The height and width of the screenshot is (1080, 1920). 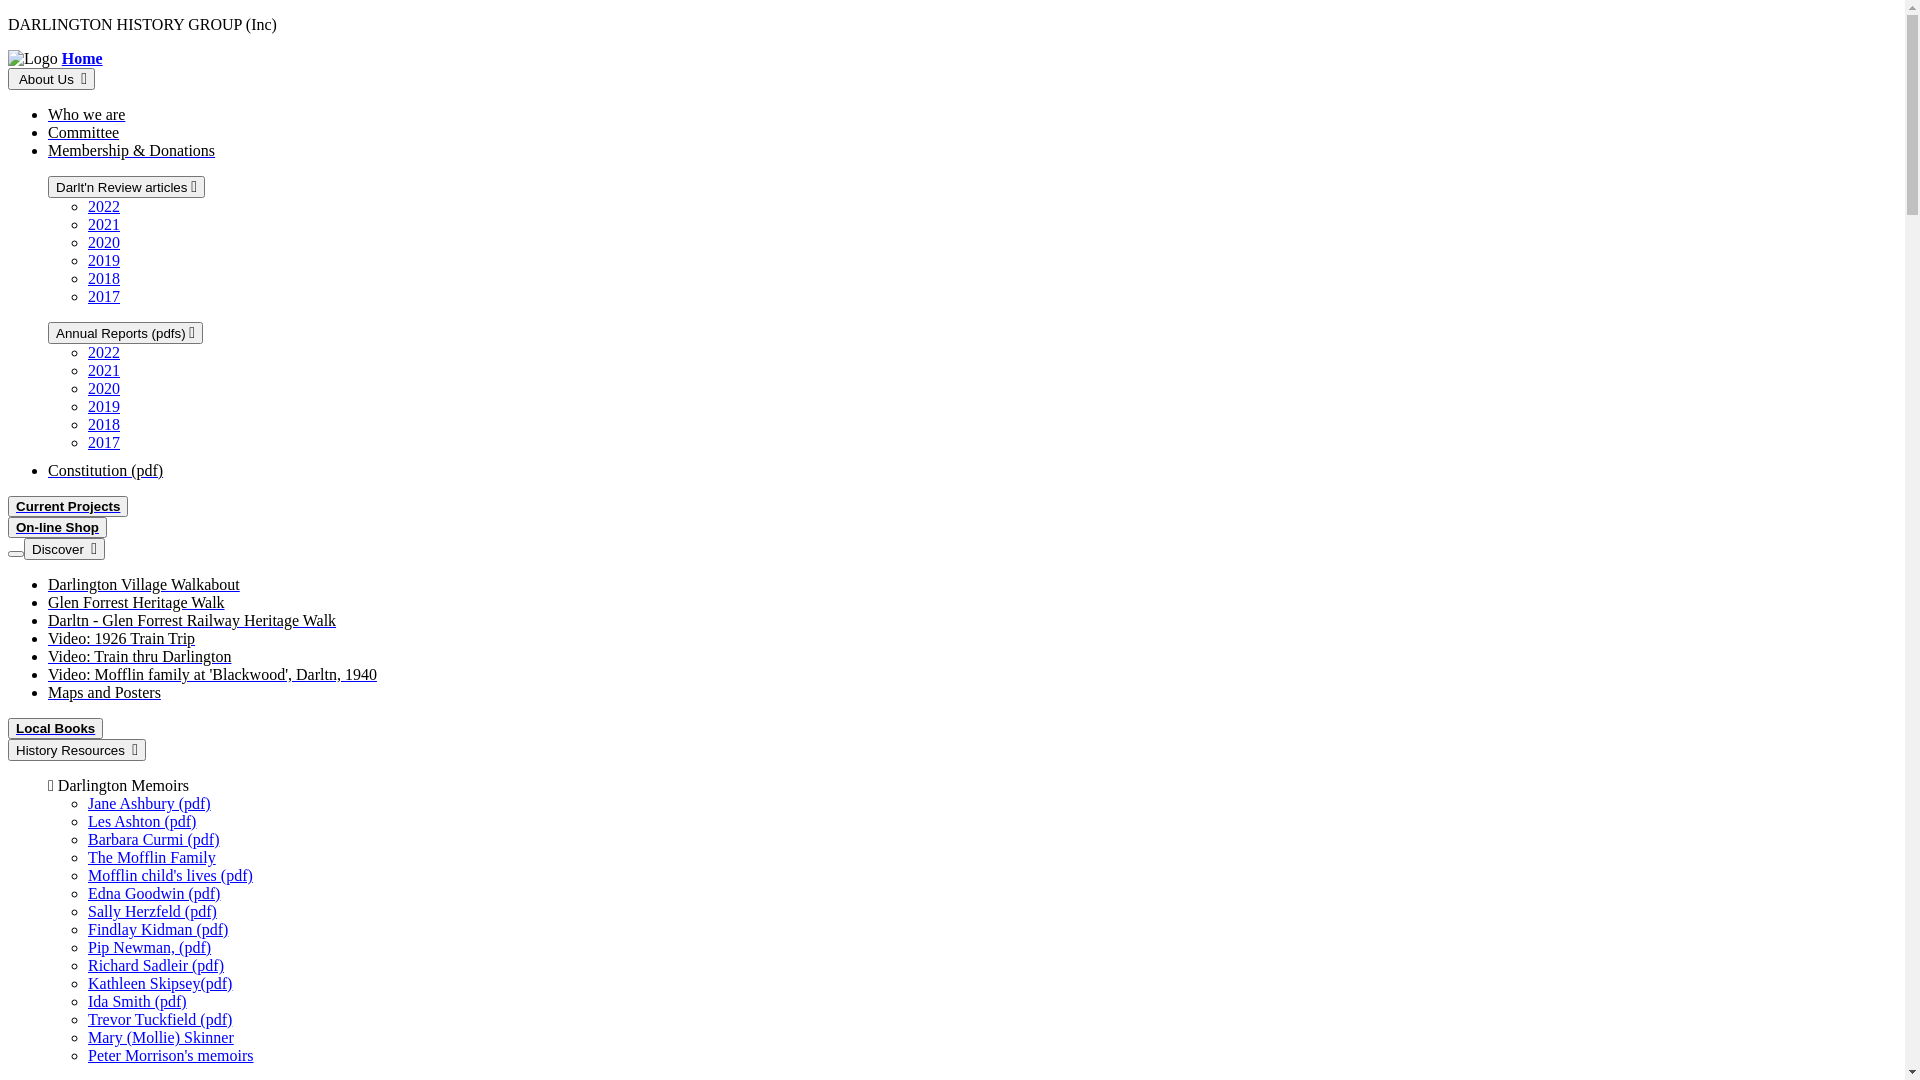 I want to click on 'Local Books', so click(x=55, y=728).